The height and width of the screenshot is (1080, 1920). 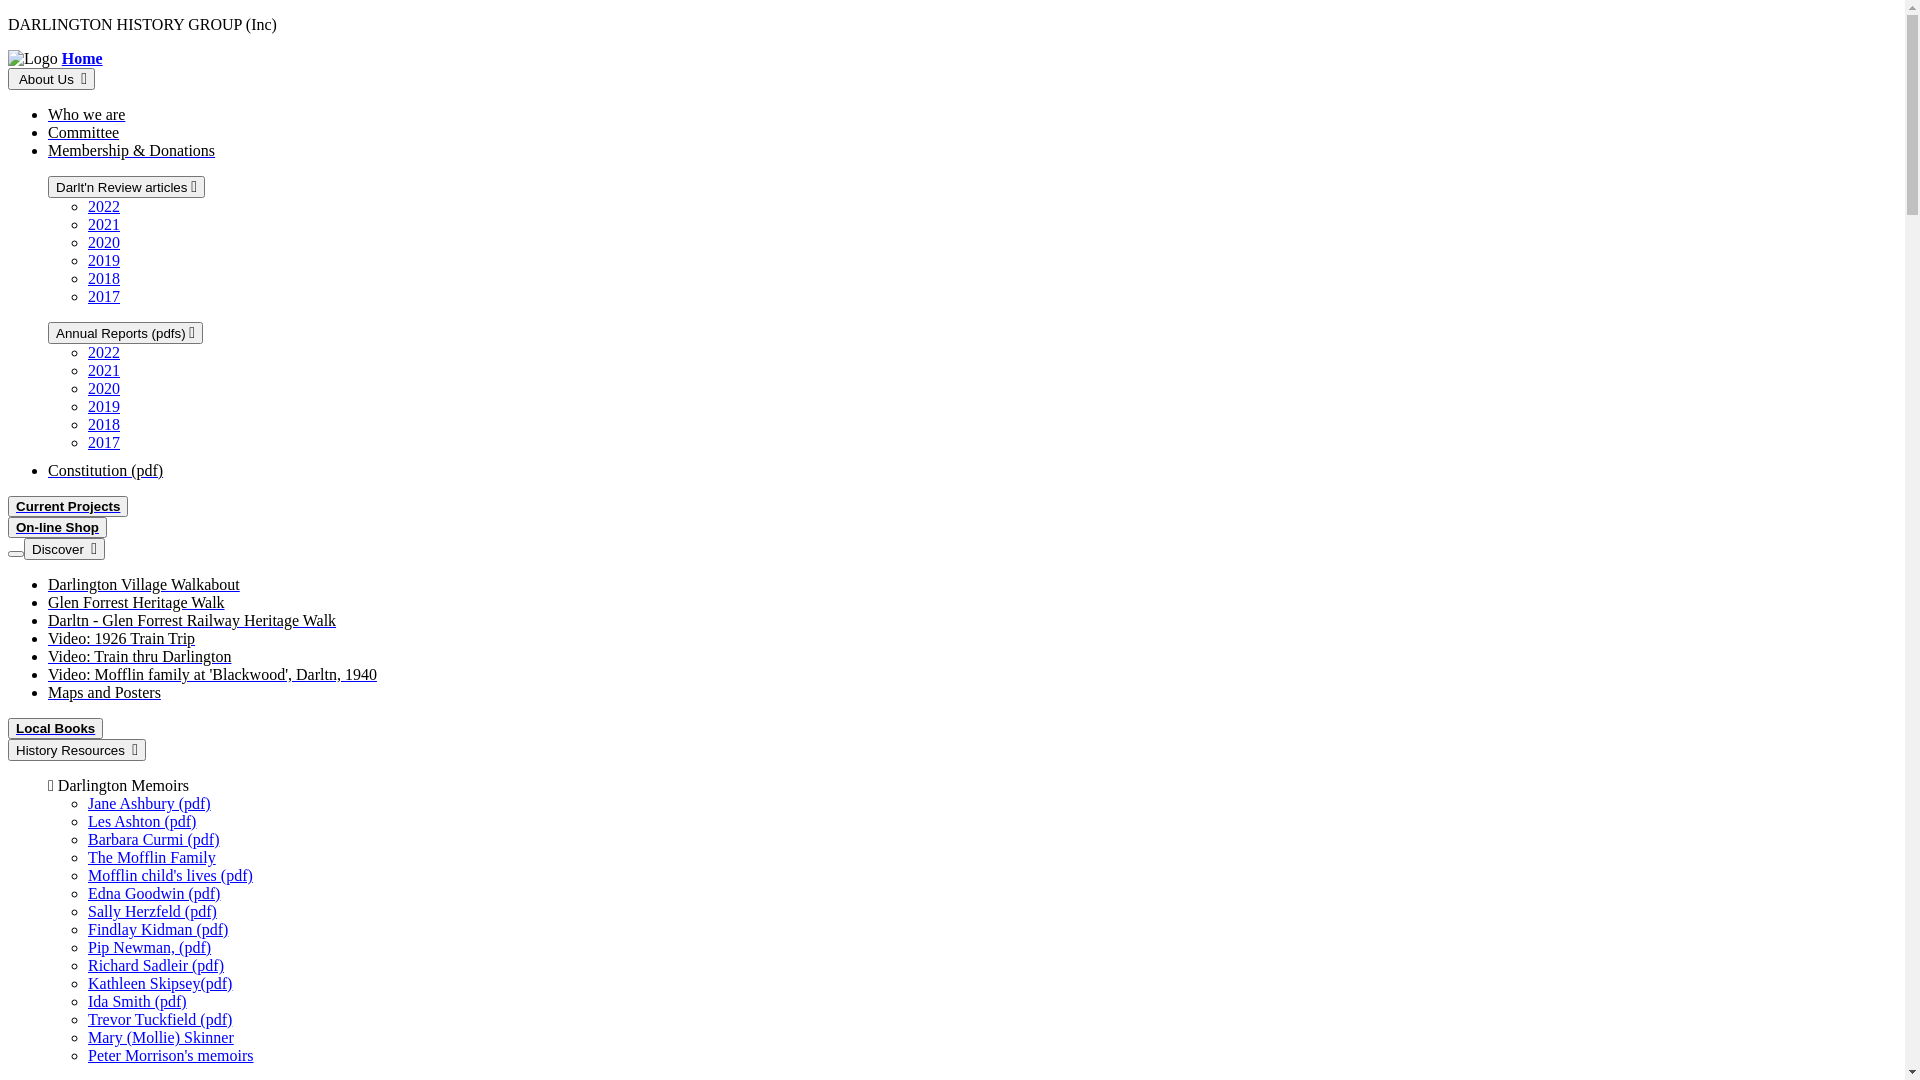 I want to click on 'Local Books', so click(x=55, y=728).